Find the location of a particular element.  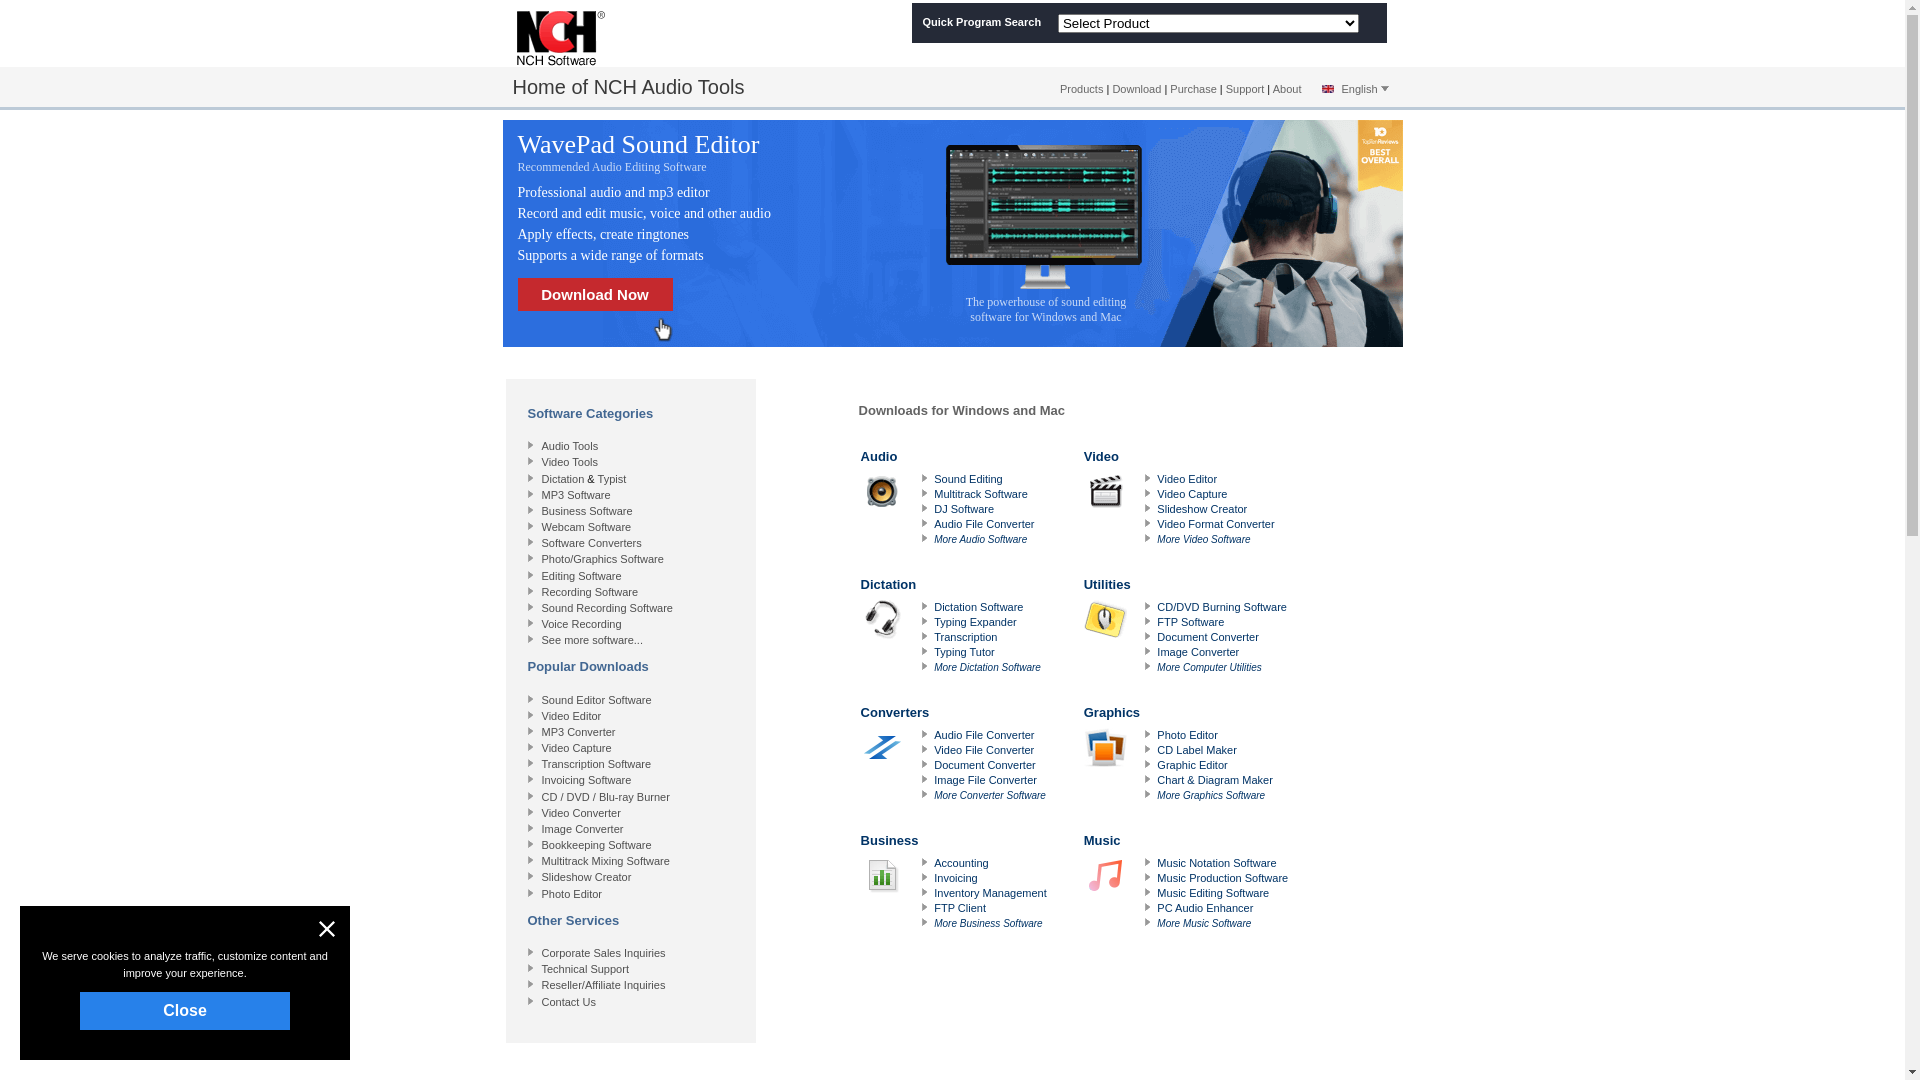

'Video' is located at coordinates (1083, 496).